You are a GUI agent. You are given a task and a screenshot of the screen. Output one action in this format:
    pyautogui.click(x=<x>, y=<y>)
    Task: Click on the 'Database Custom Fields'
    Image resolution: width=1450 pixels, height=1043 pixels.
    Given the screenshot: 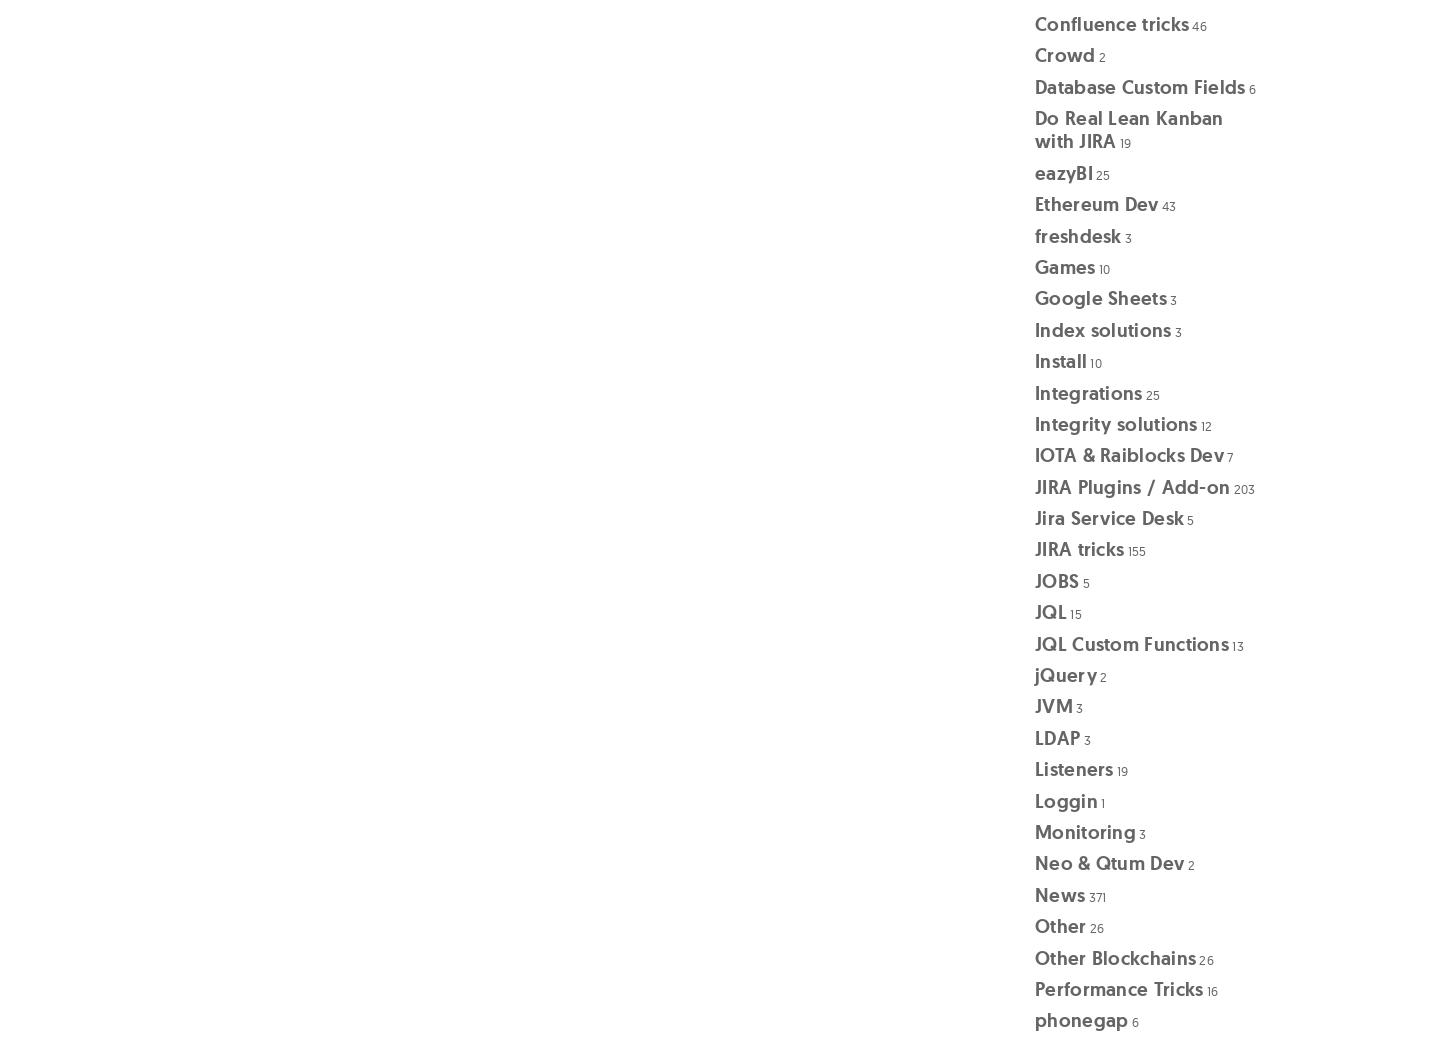 What is the action you would take?
    pyautogui.click(x=1138, y=86)
    